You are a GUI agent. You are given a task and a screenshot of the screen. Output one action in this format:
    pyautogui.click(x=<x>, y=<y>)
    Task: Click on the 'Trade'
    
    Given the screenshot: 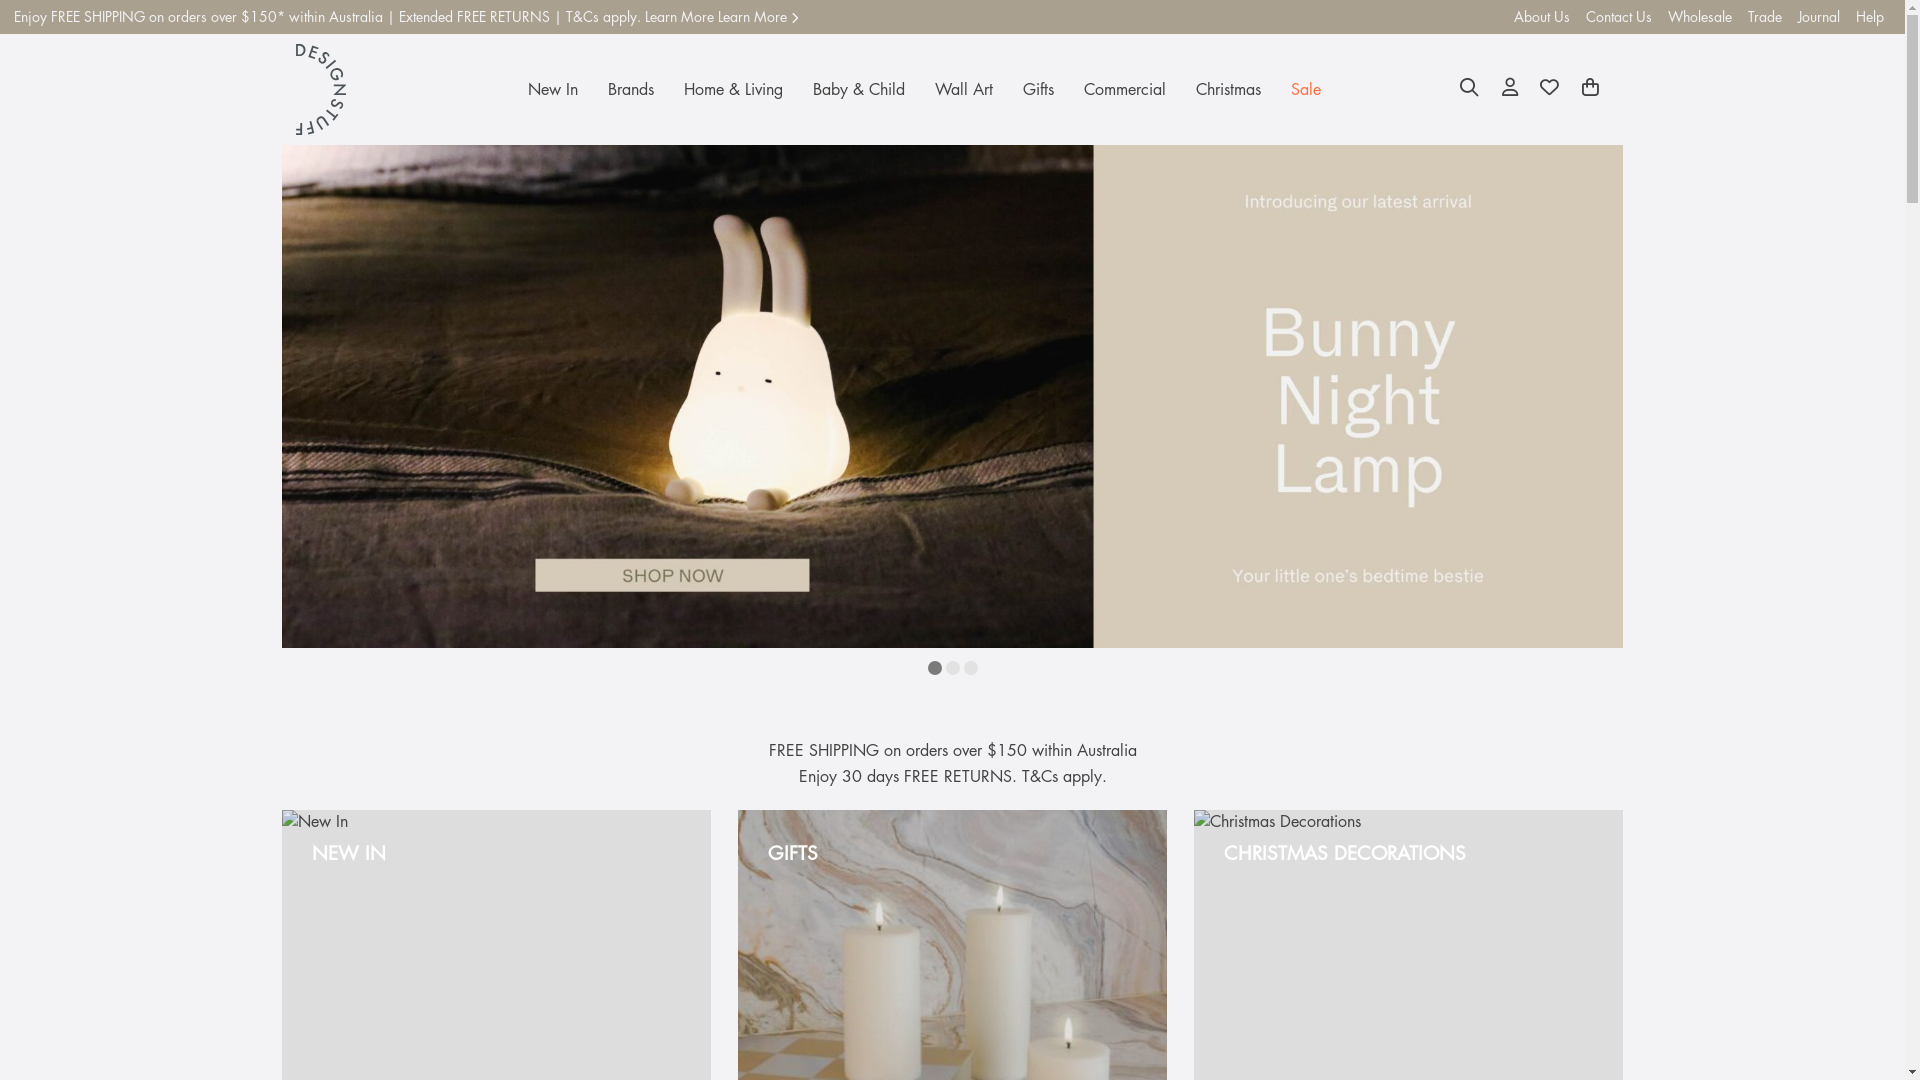 What is the action you would take?
    pyautogui.click(x=1765, y=16)
    